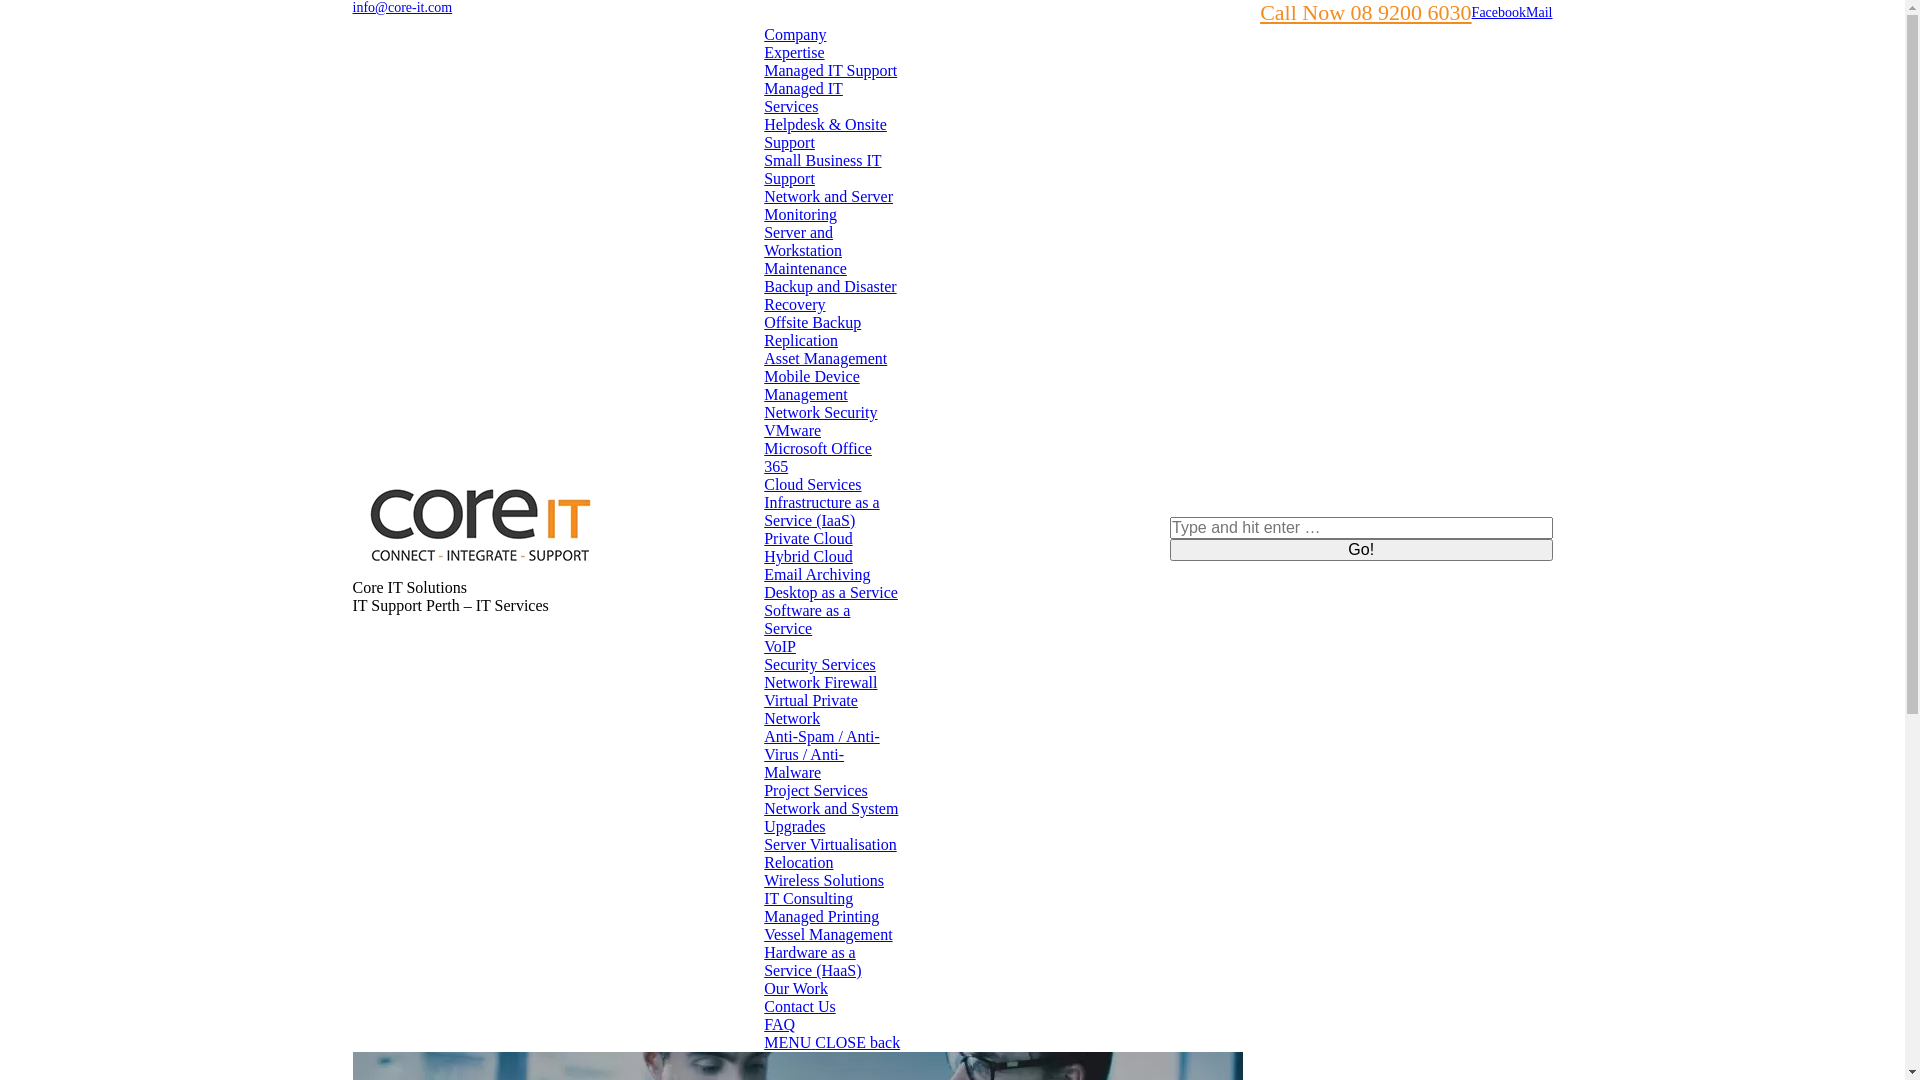  What do you see at coordinates (794, 34) in the screenshot?
I see `'Company'` at bounding box center [794, 34].